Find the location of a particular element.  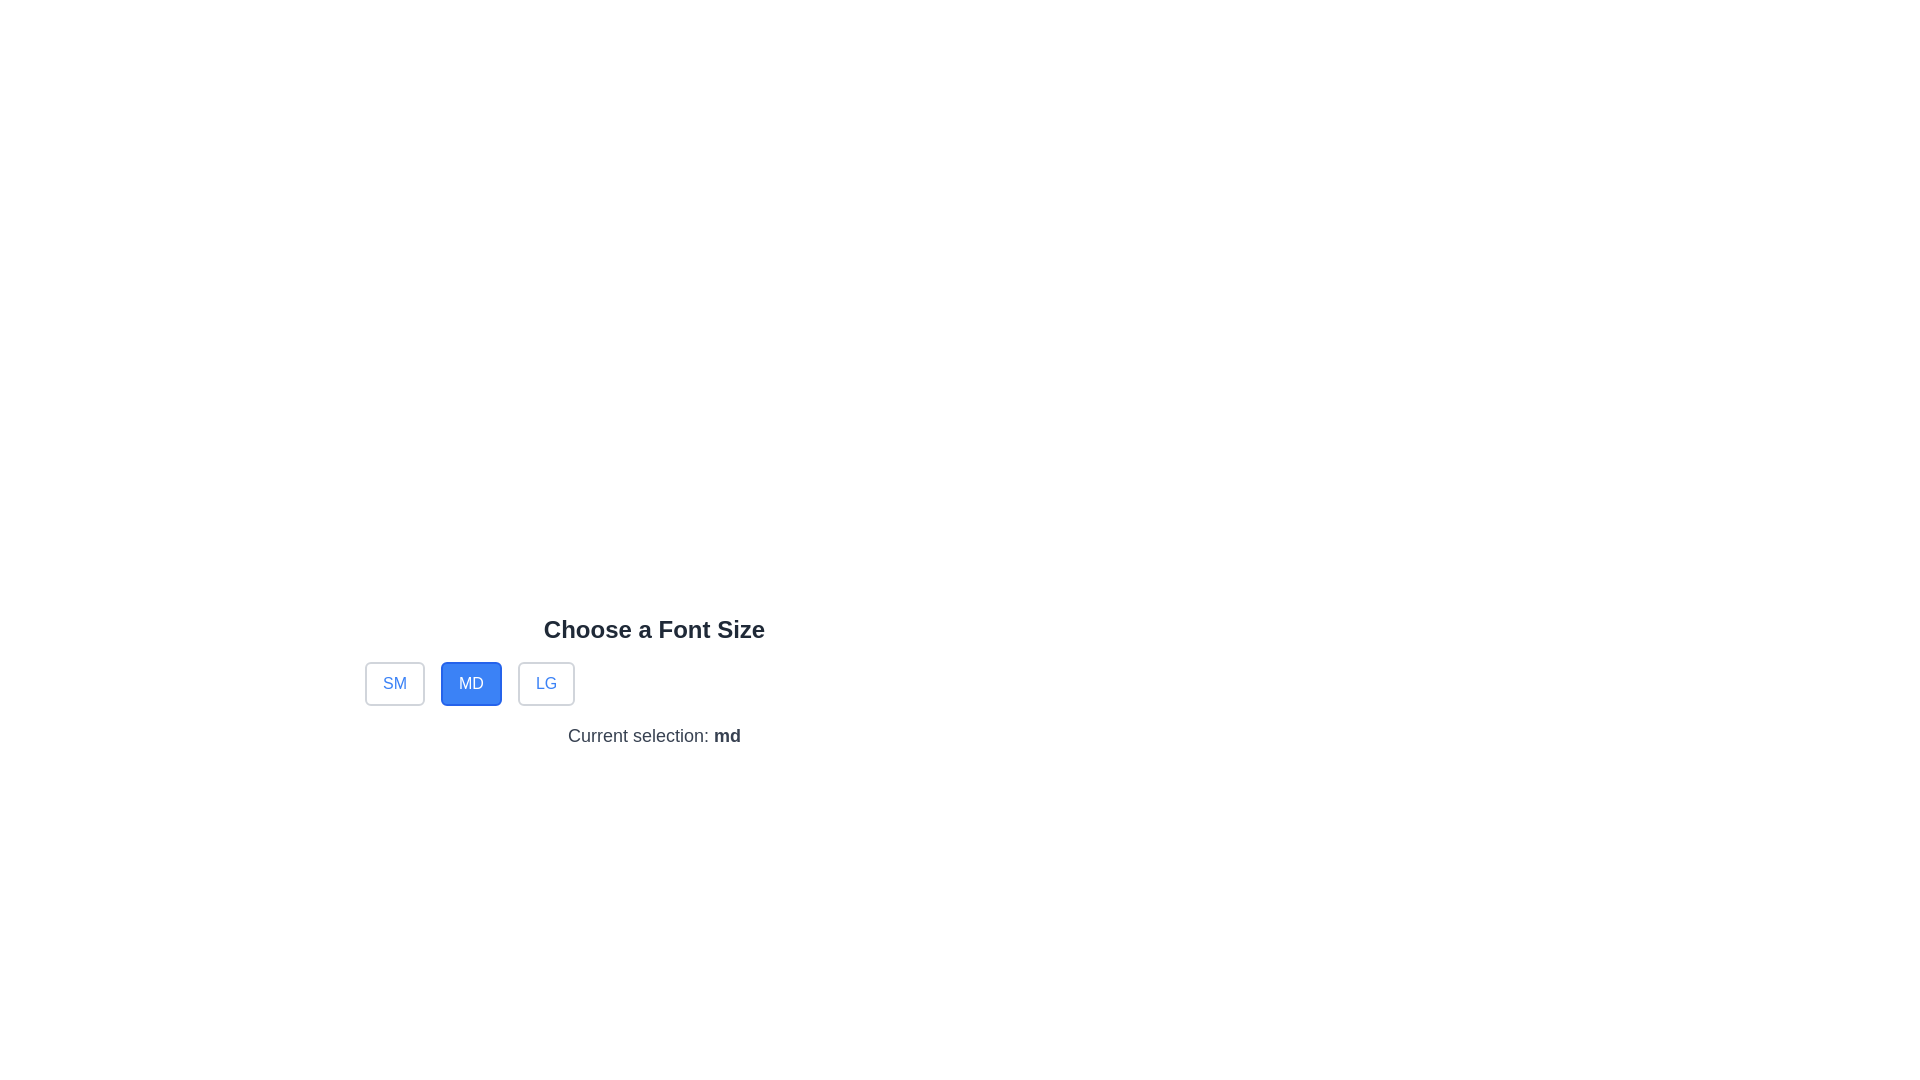

the Text Label indicating the current selection for the font size, which is located below the buttons 'SM', 'MD', 'LG' and beneath the heading 'Choose a Font Size' is located at coordinates (654, 736).